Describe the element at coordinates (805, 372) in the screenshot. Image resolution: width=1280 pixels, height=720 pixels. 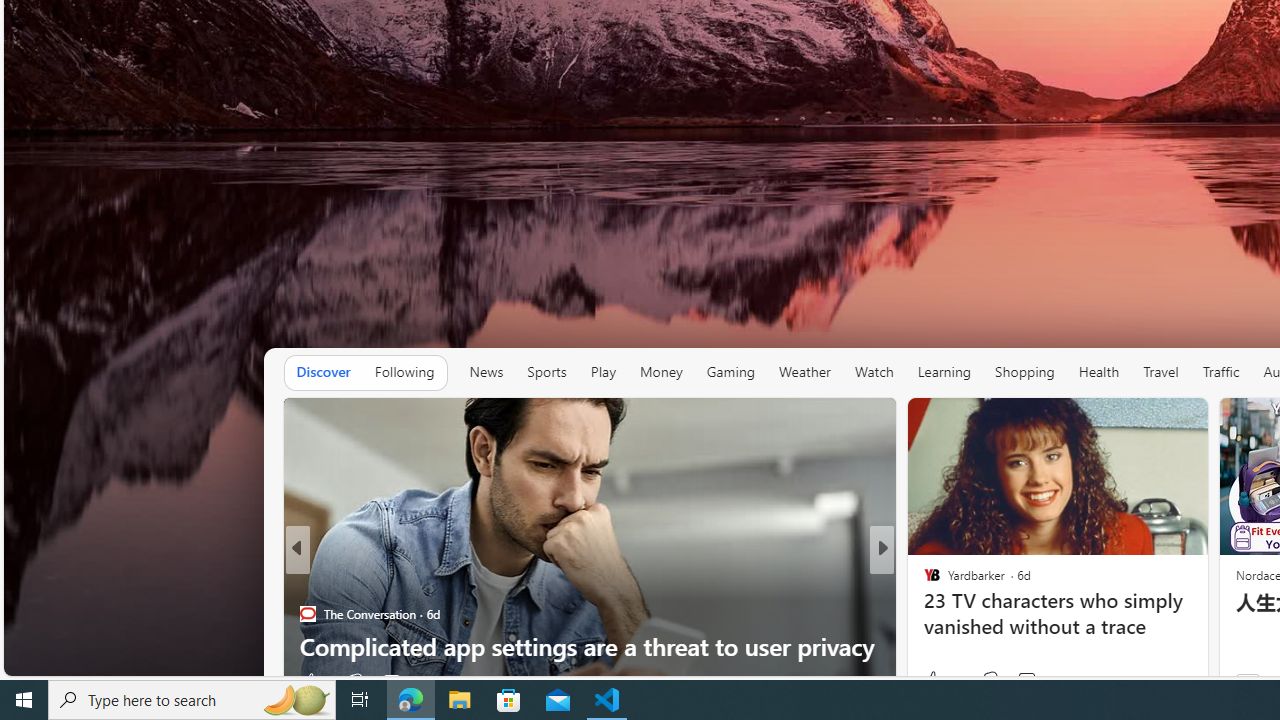
I see `'Weather'` at that location.